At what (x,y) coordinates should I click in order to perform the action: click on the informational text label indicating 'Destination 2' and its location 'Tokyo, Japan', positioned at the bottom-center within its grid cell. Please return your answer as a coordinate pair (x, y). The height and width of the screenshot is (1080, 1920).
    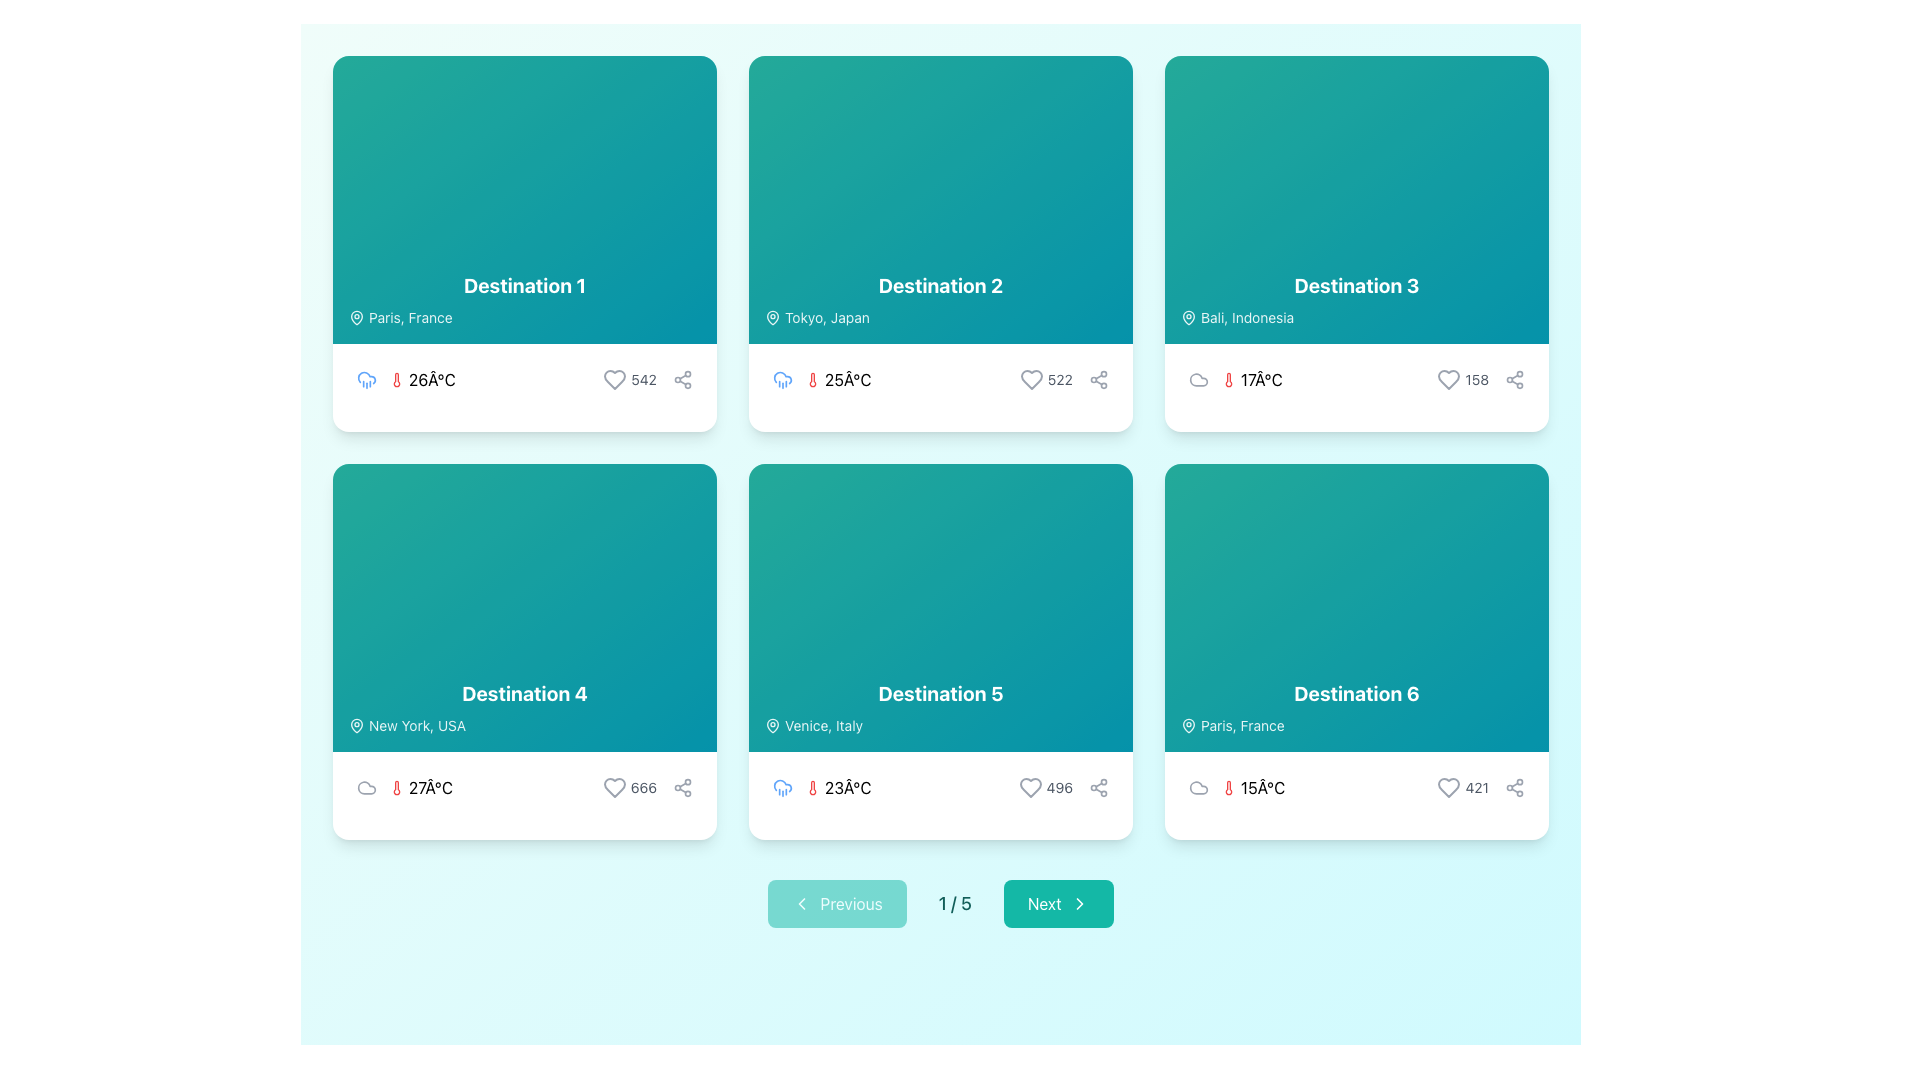
    Looking at the image, I should click on (939, 300).